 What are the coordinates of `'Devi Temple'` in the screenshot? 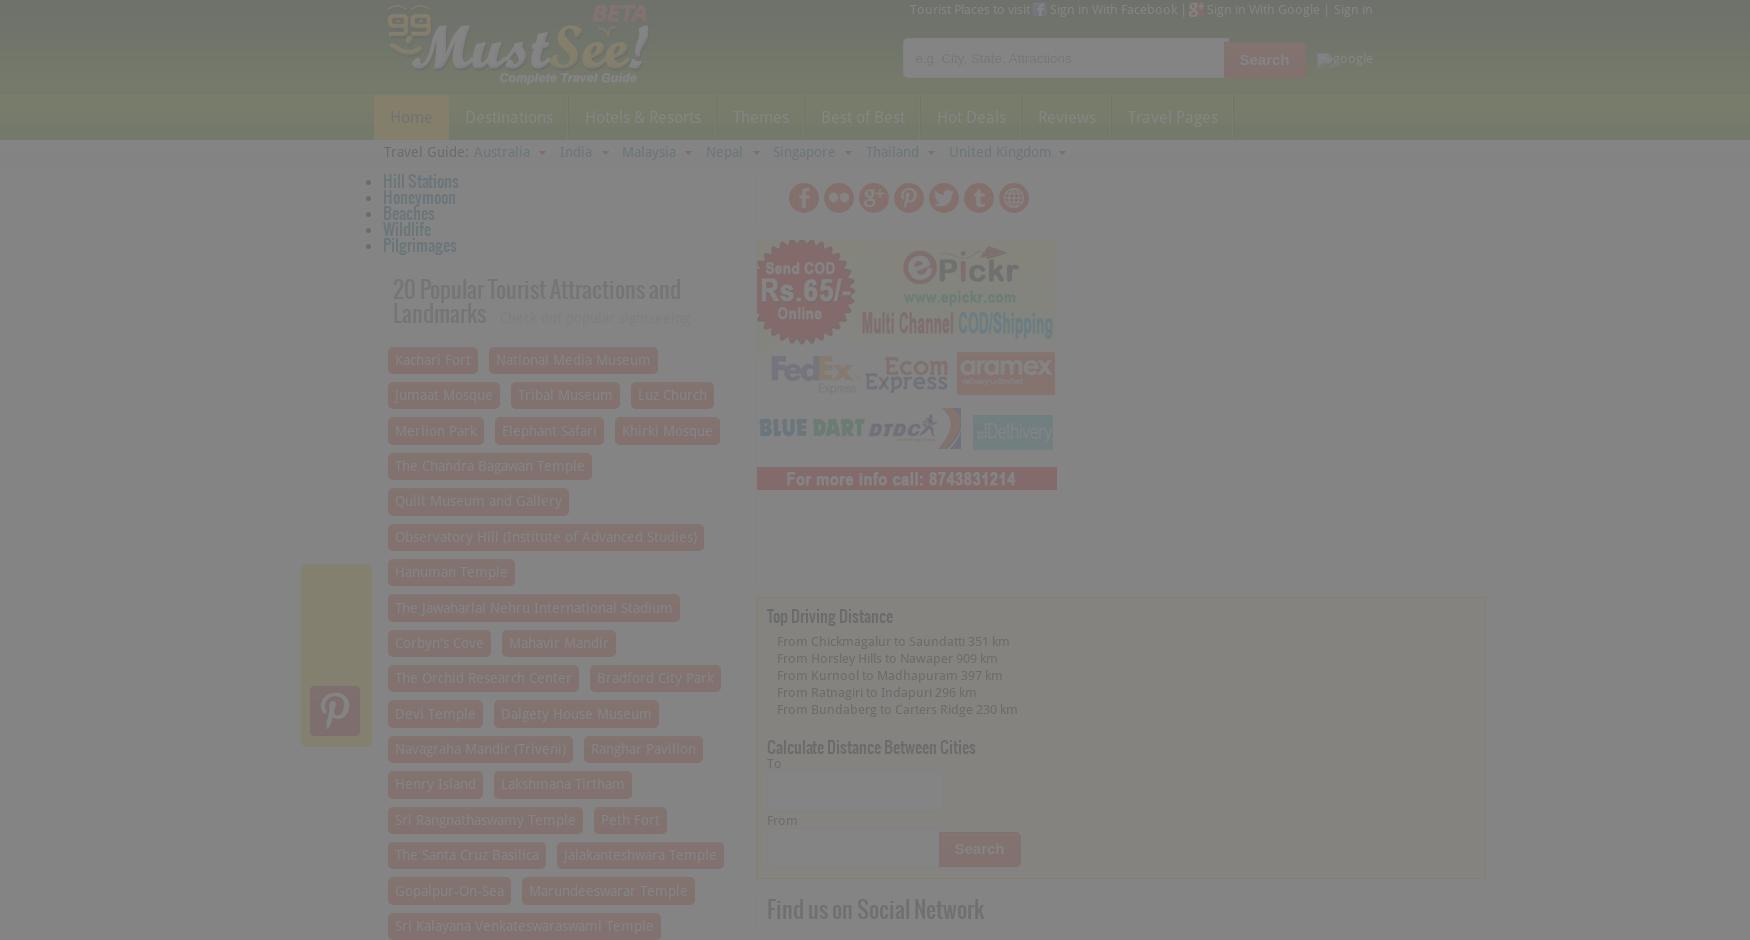 It's located at (392, 712).